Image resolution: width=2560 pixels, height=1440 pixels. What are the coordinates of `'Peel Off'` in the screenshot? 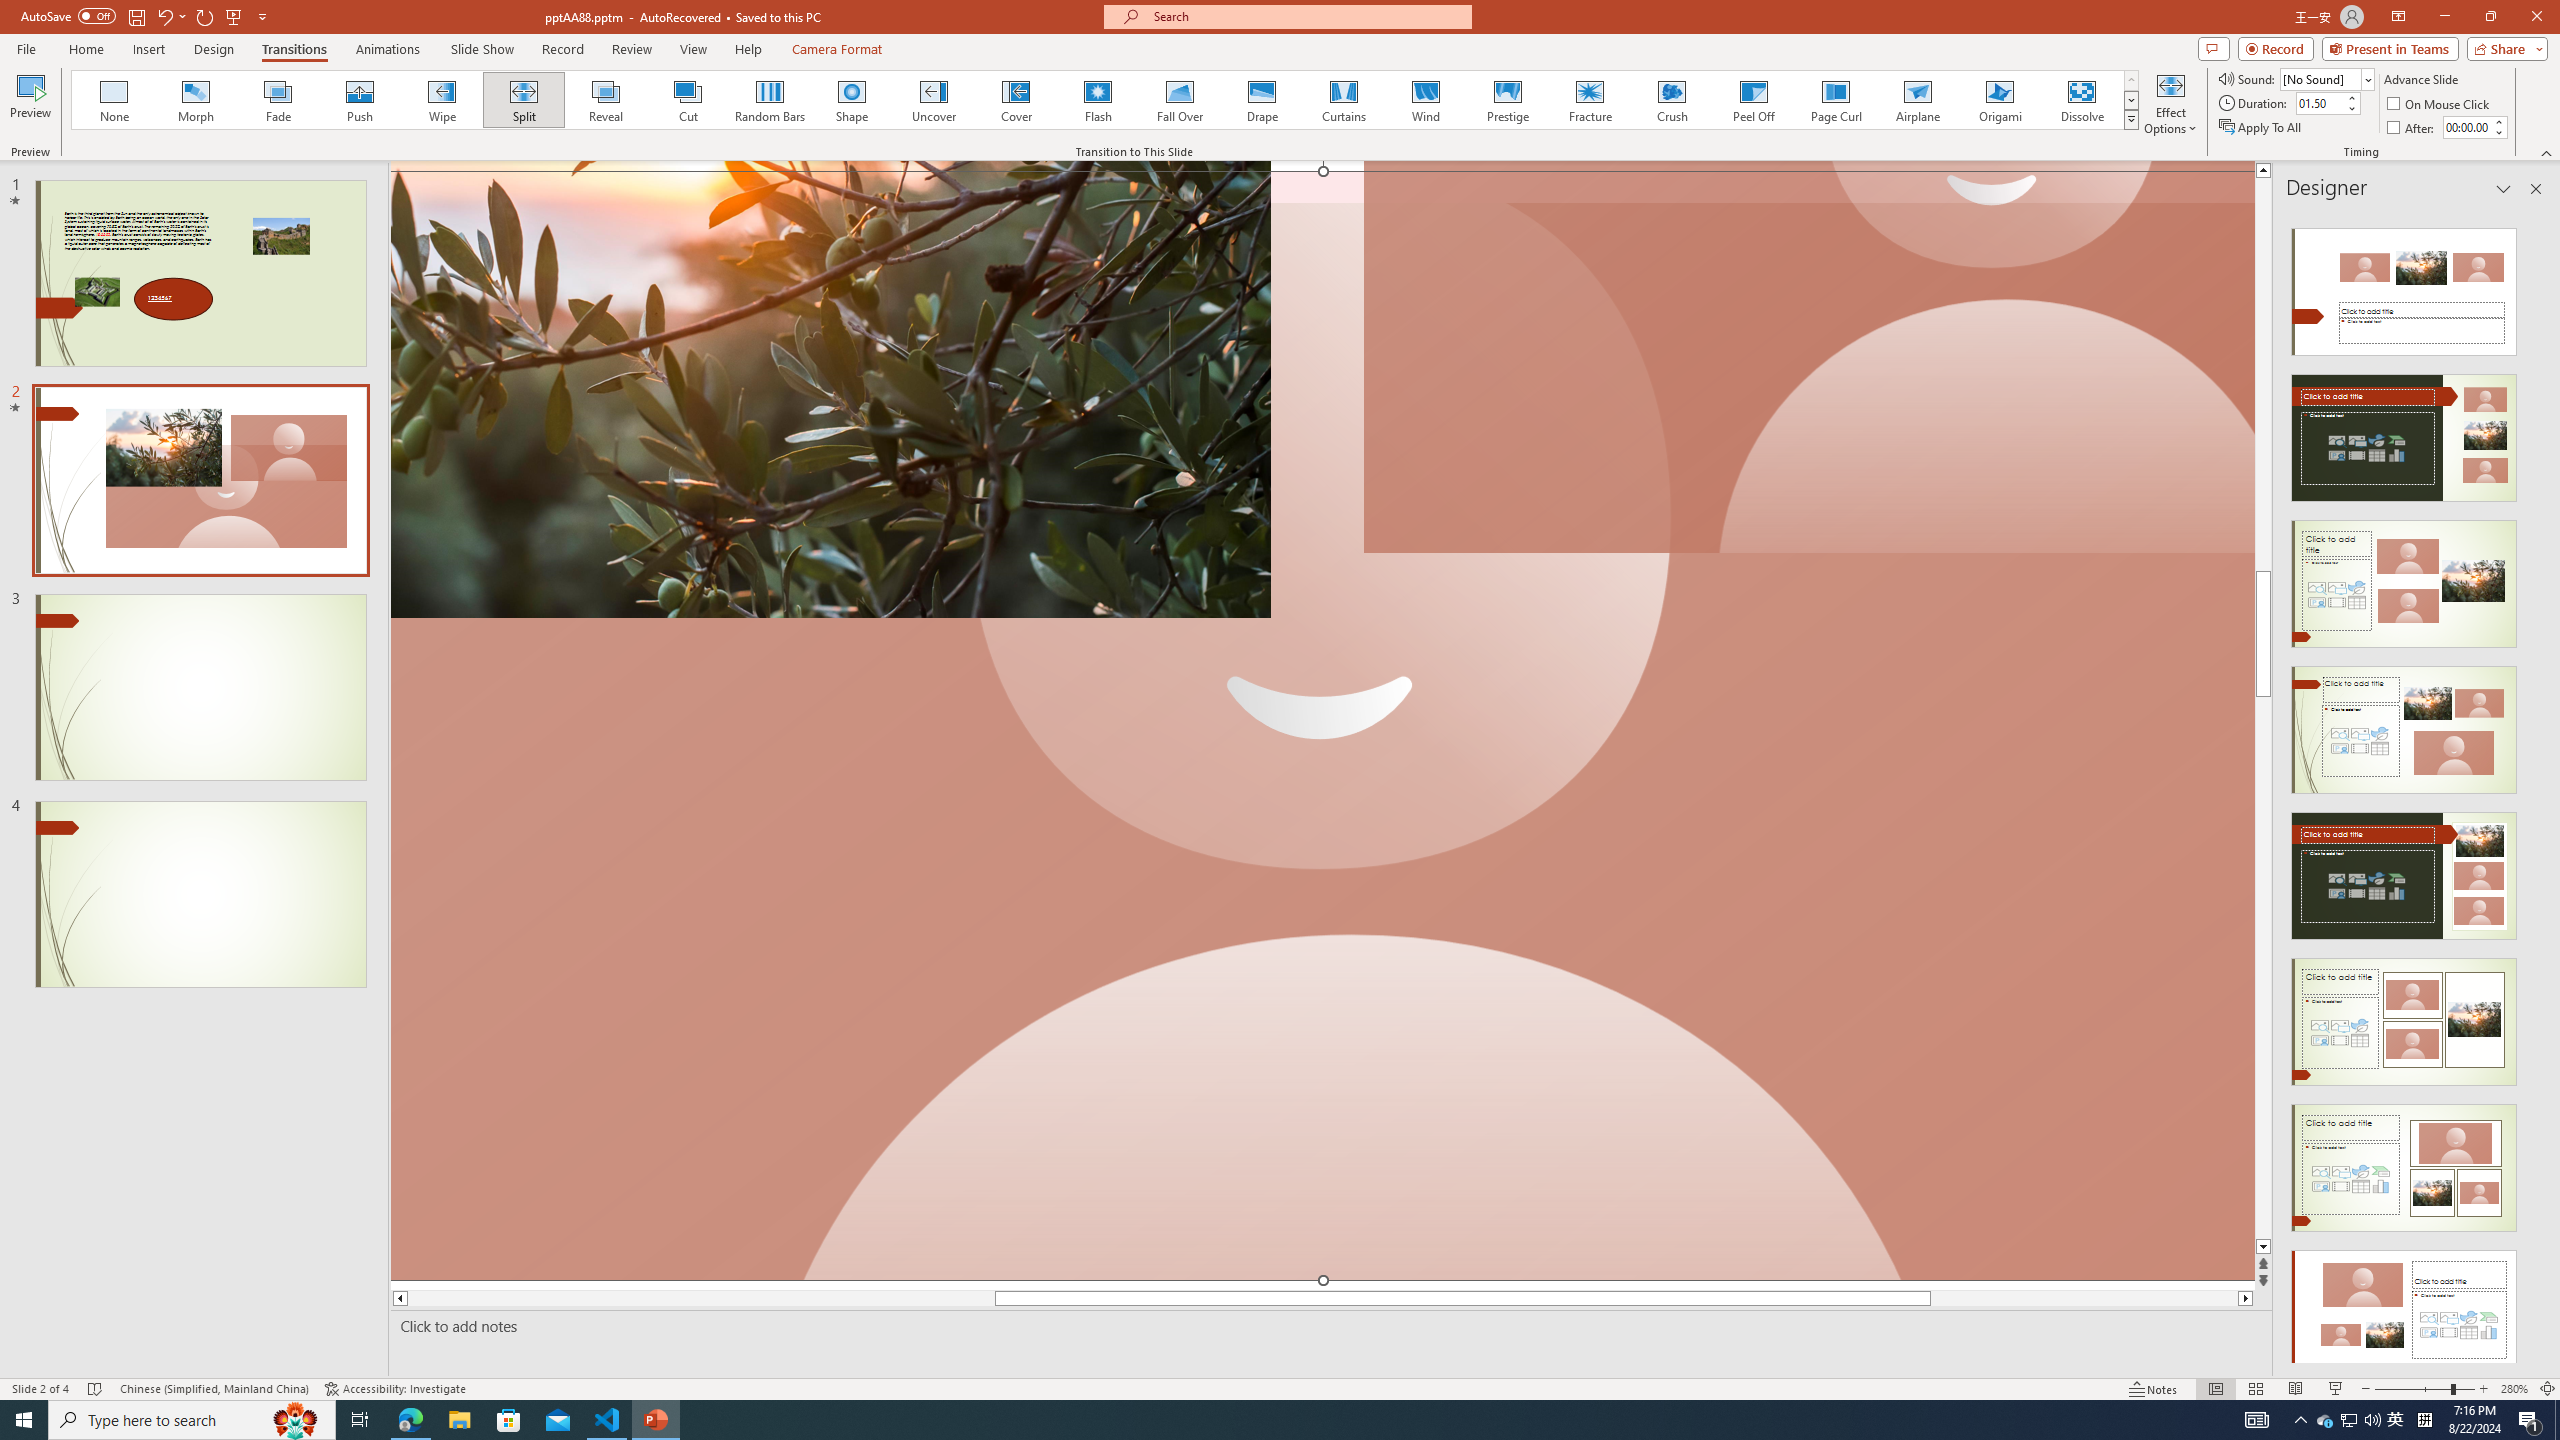 It's located at (1752, 99).